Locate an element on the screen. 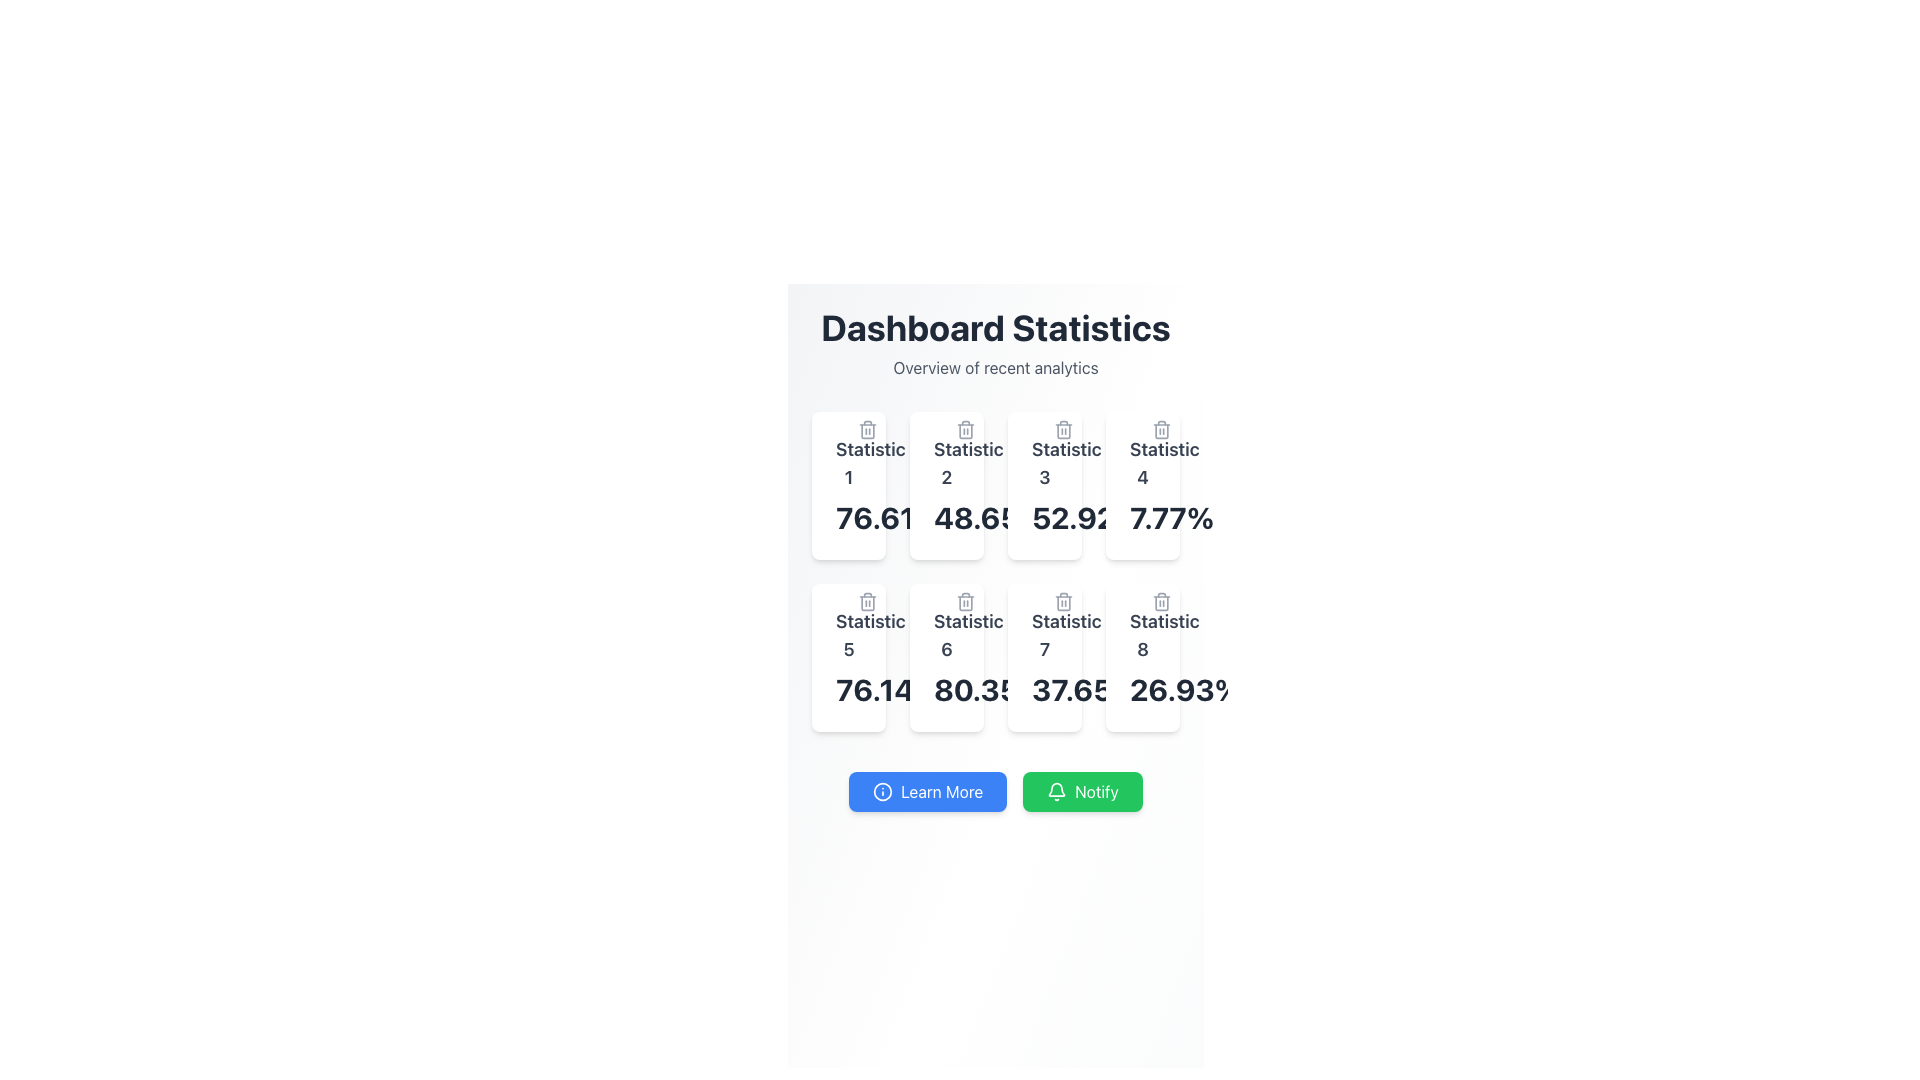 This screenshot has width=1920, height=1080. the delete icon button located in the top-right corner of the 'Statistic 5' card, above the text '76.14%' is located at coordinates (868, 600).